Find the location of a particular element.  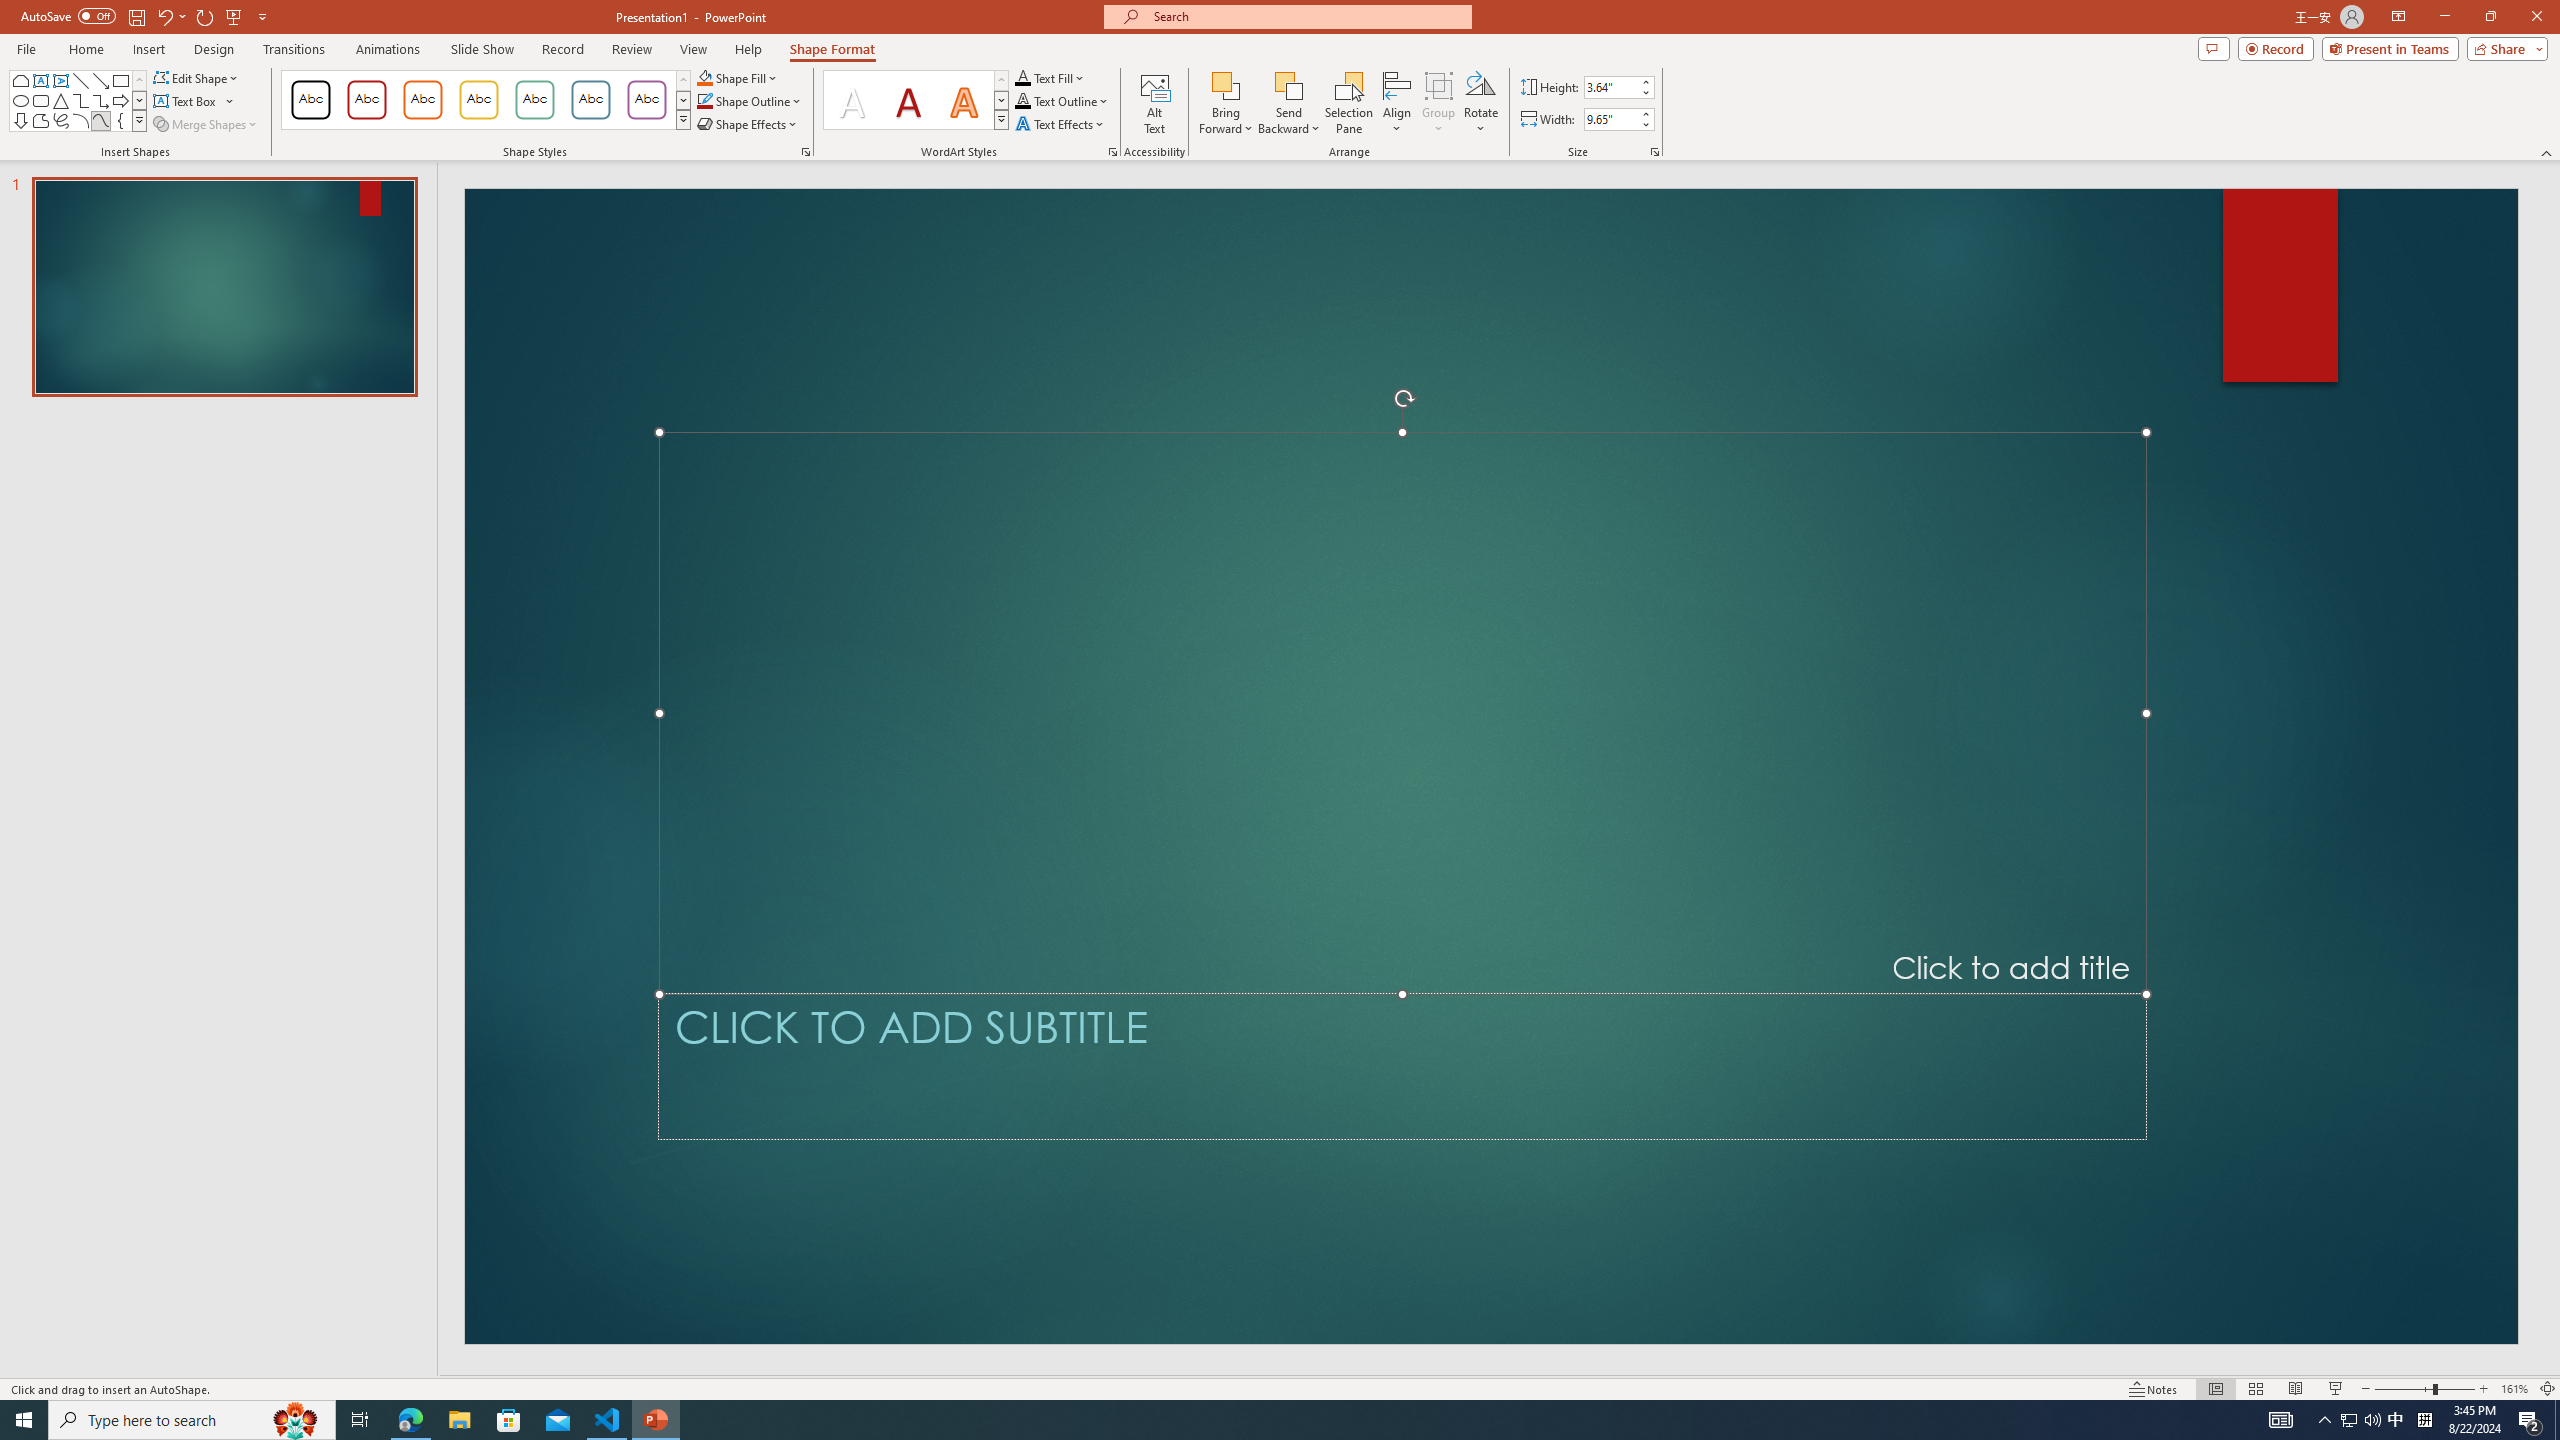

'Animations' is located at coordinates (387, 49).